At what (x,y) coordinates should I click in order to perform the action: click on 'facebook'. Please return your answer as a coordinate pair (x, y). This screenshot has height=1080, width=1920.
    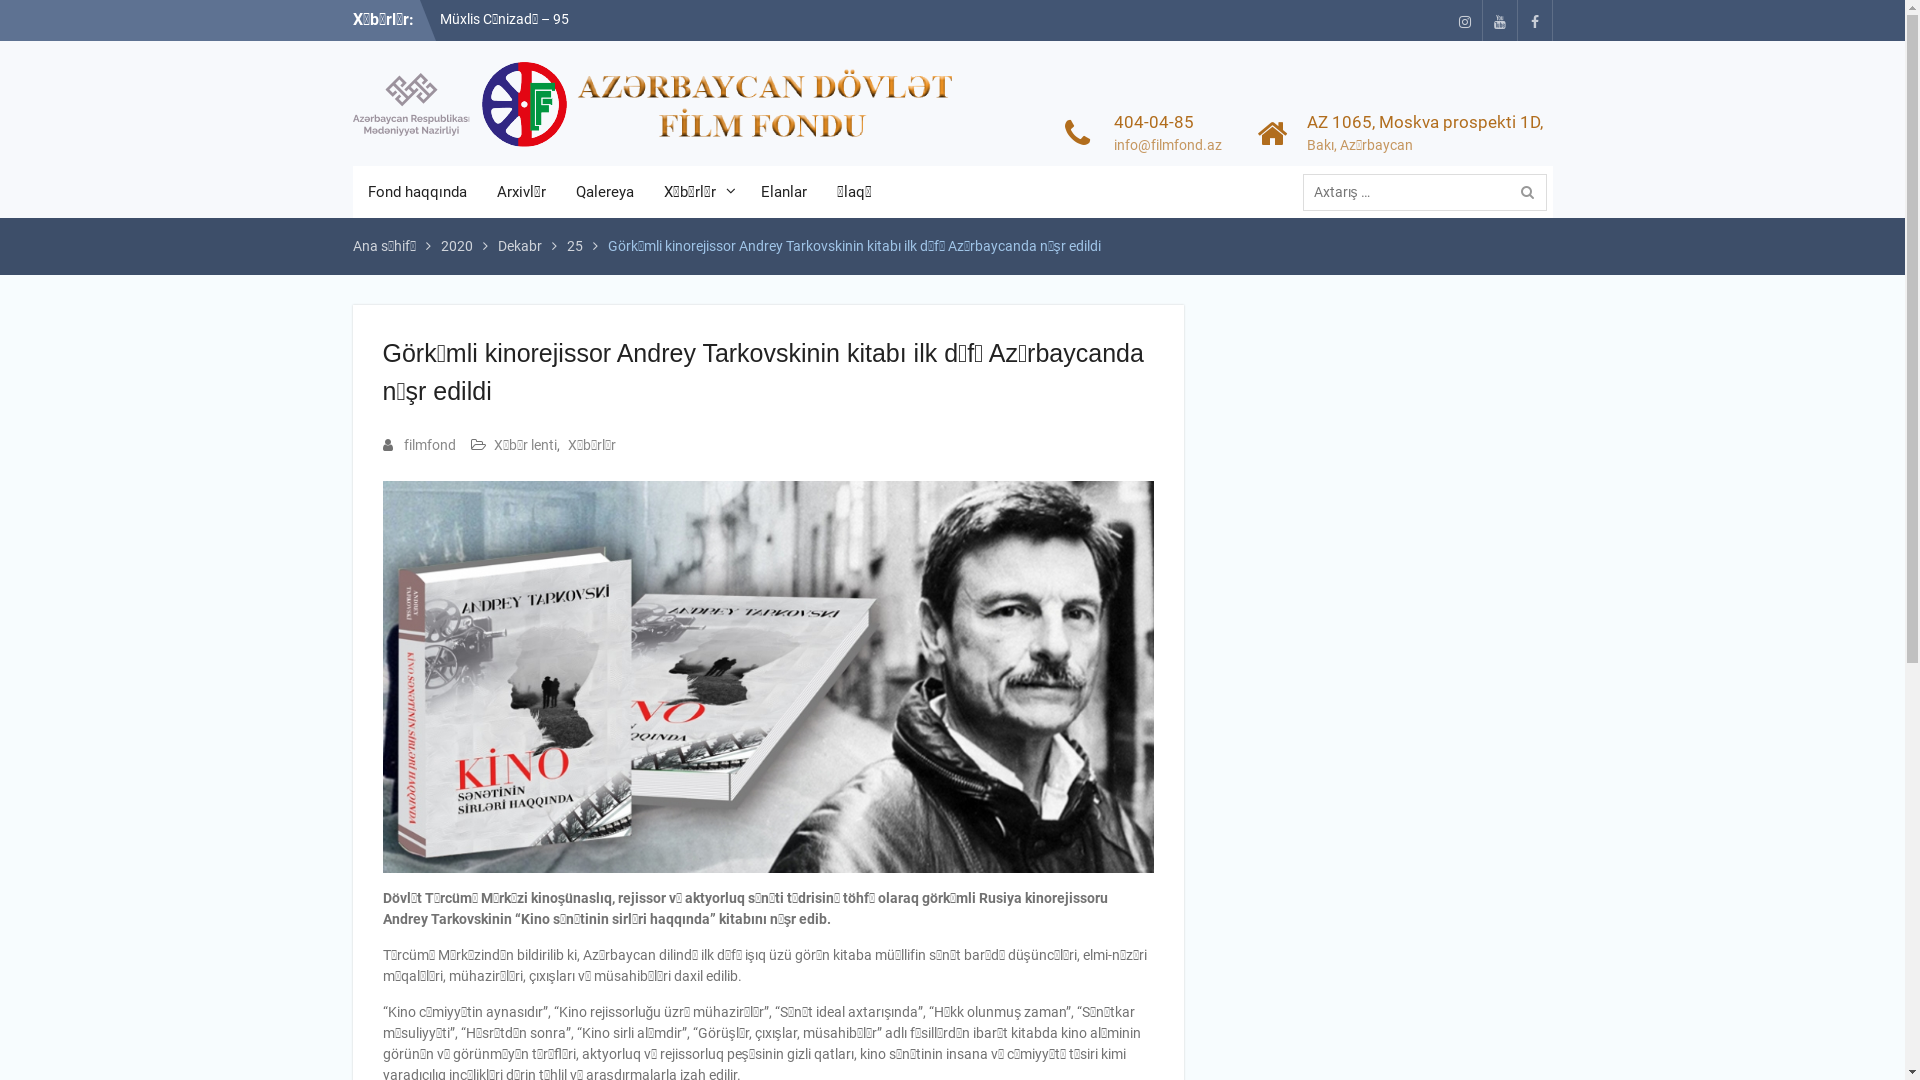
    Looking at the image, I should click on (1533, 20).